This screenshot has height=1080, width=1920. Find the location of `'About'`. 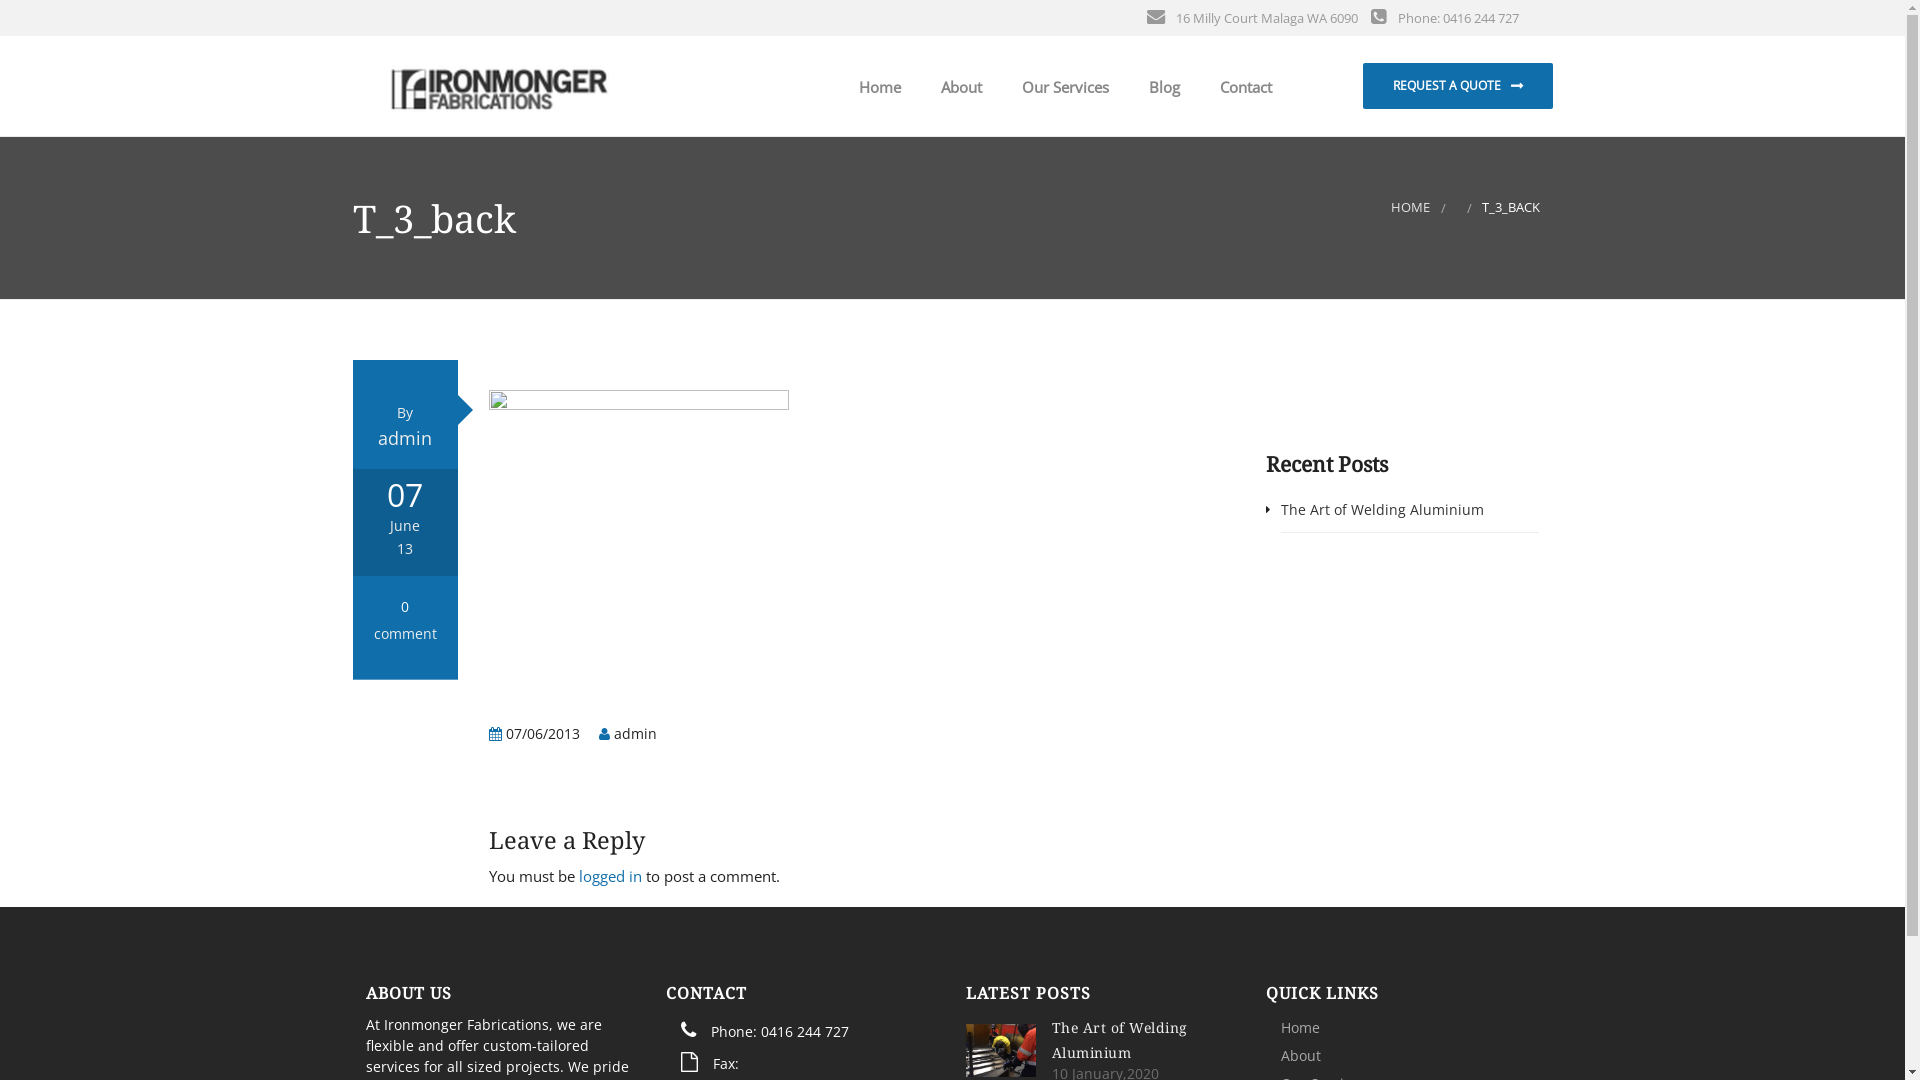

'About' is located at coordinates (1300, 1054).